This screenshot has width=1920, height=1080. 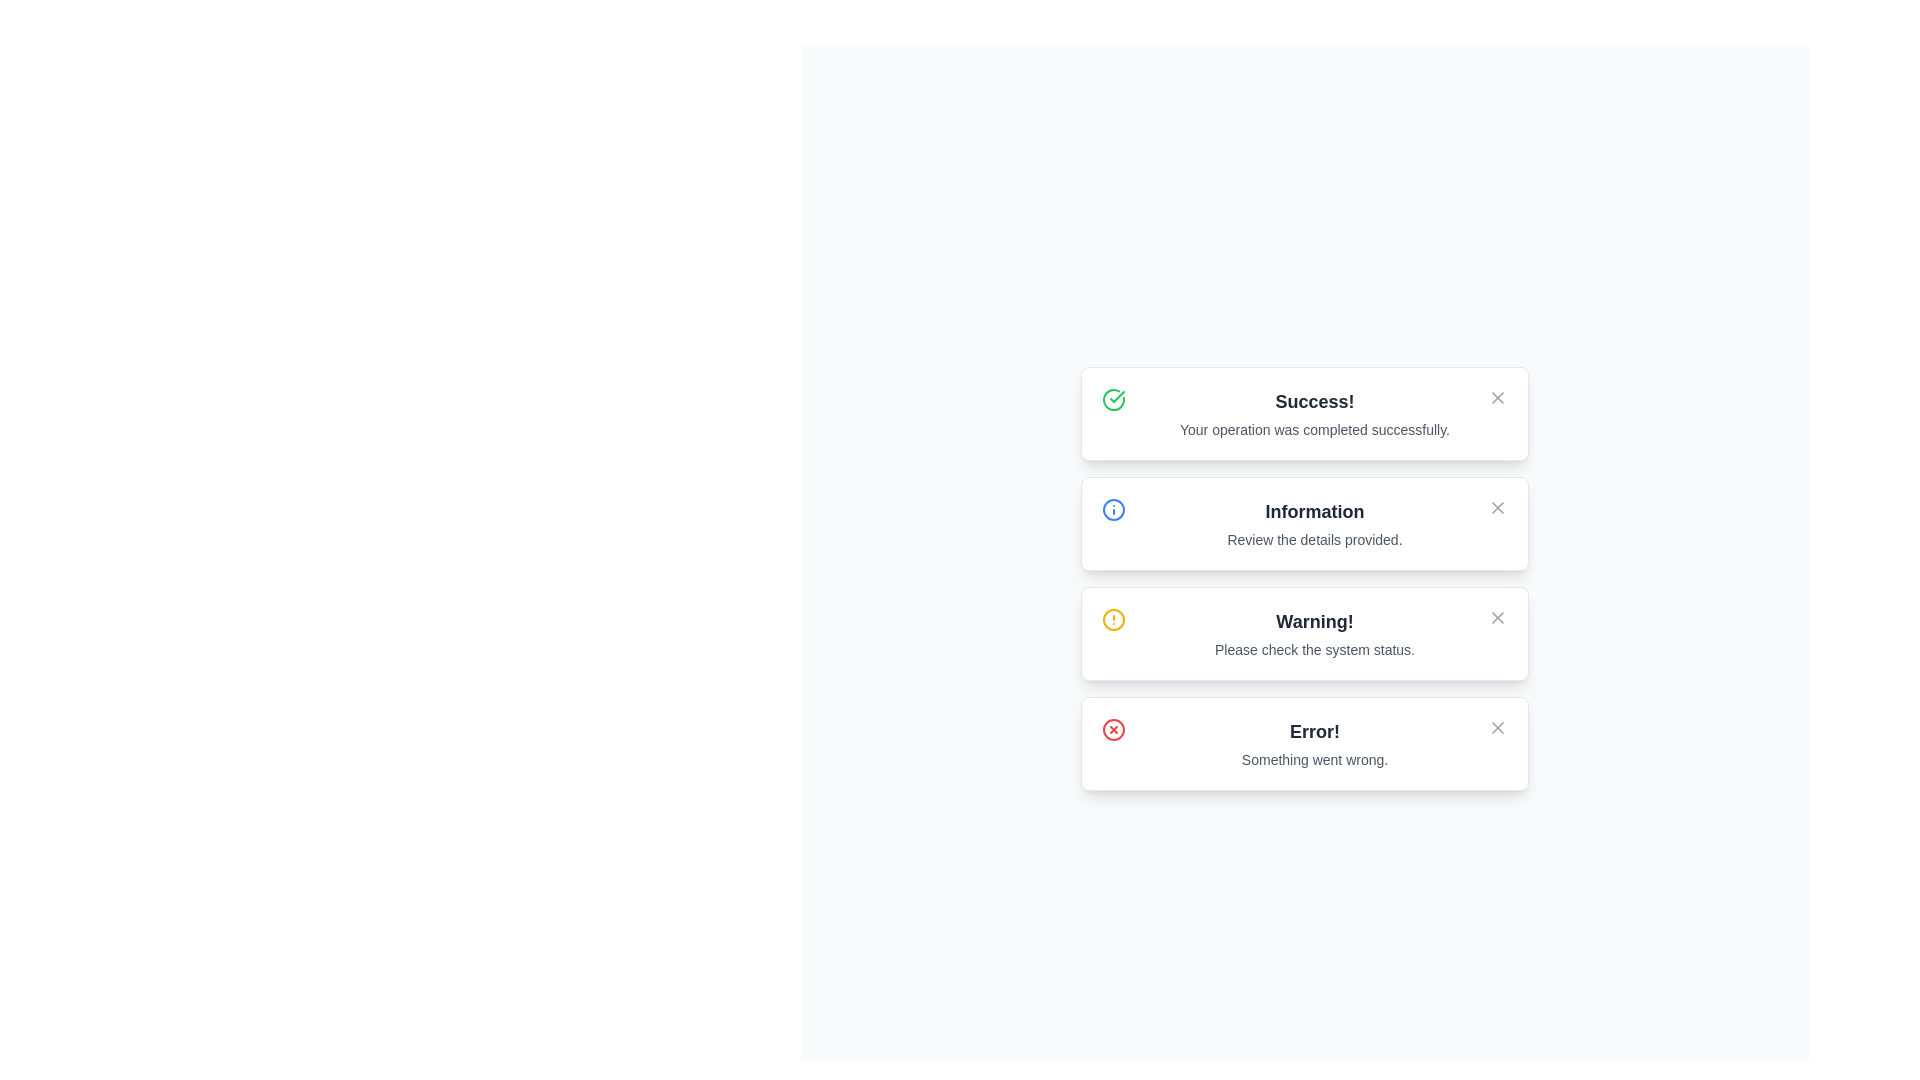 What do you see at coordinates (1305, 585) in the screenshot?
I see `the notification in the third message box of the vertically stacked notification list, located between the 'Information' box and the 'Error!' box` at bounding box center [1305, 585].